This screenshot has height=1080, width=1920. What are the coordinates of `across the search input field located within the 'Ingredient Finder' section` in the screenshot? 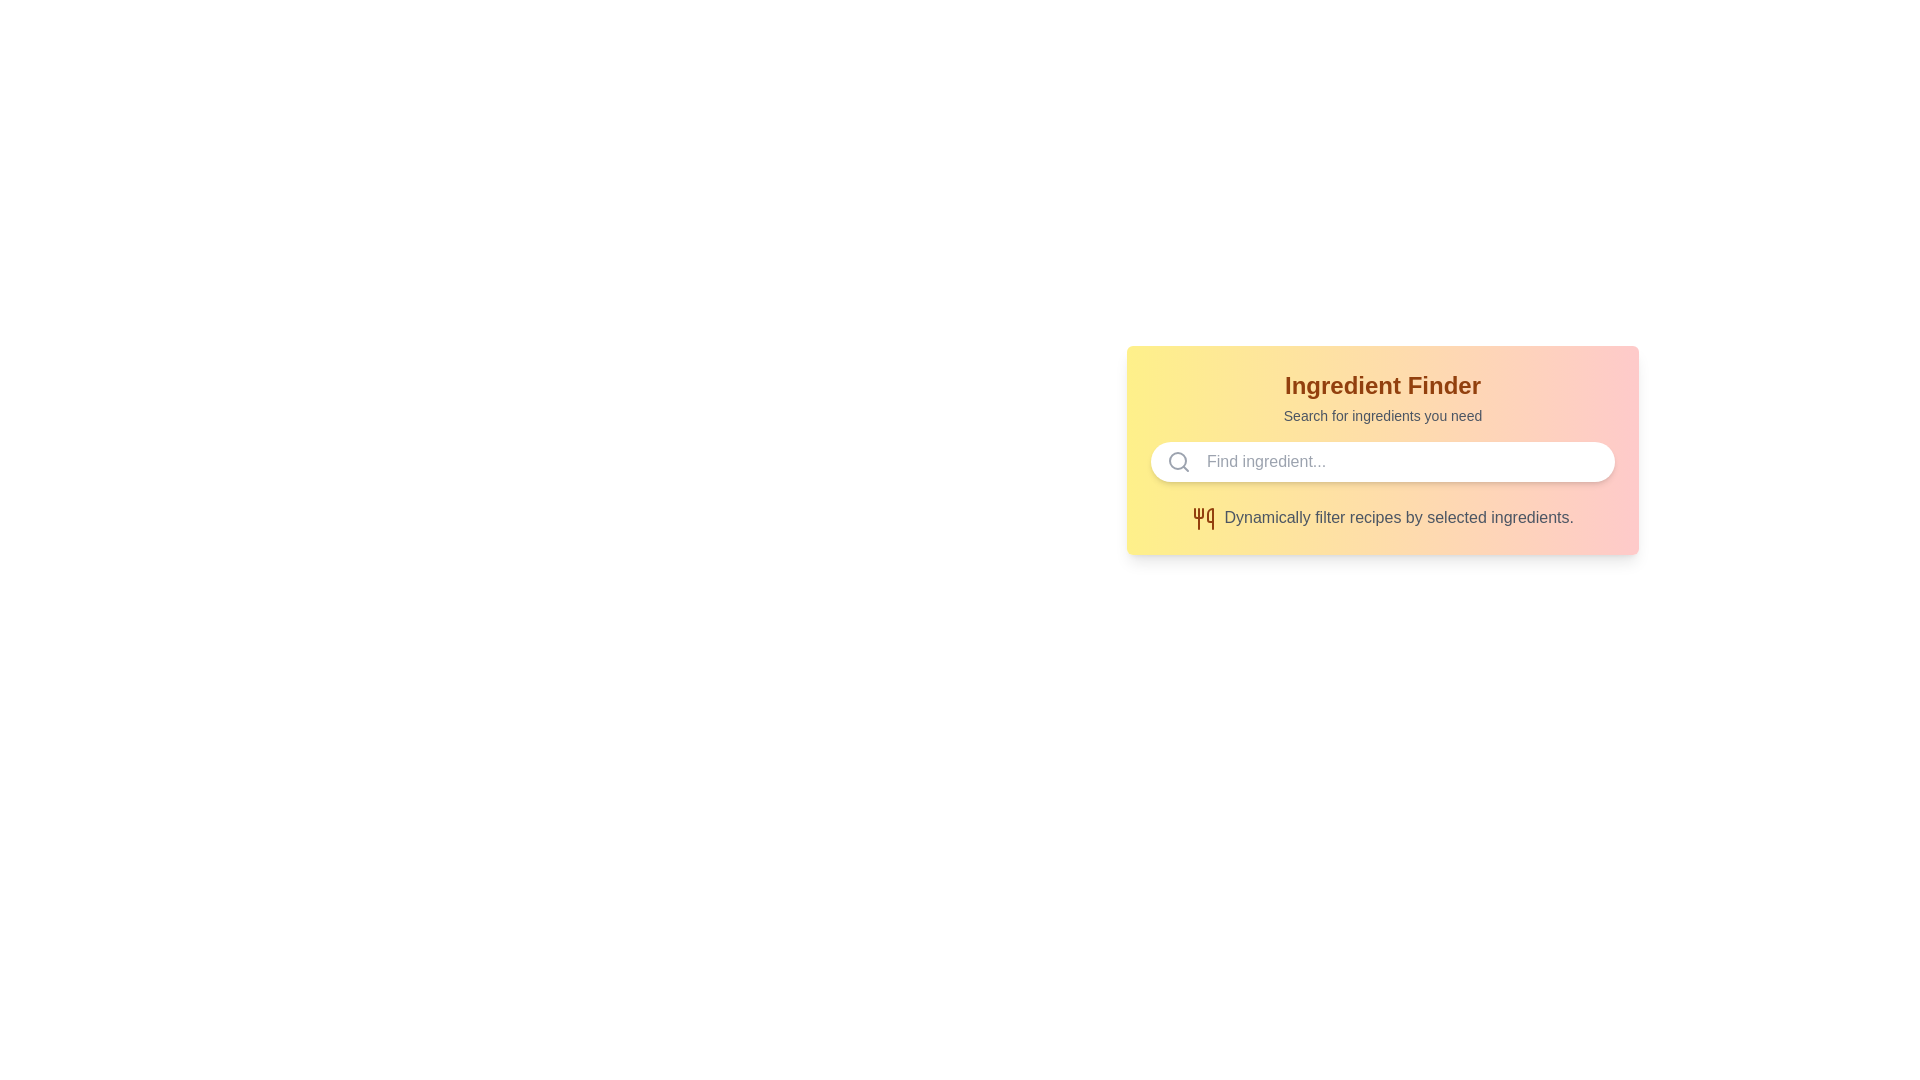 It's located at (1381, 462).